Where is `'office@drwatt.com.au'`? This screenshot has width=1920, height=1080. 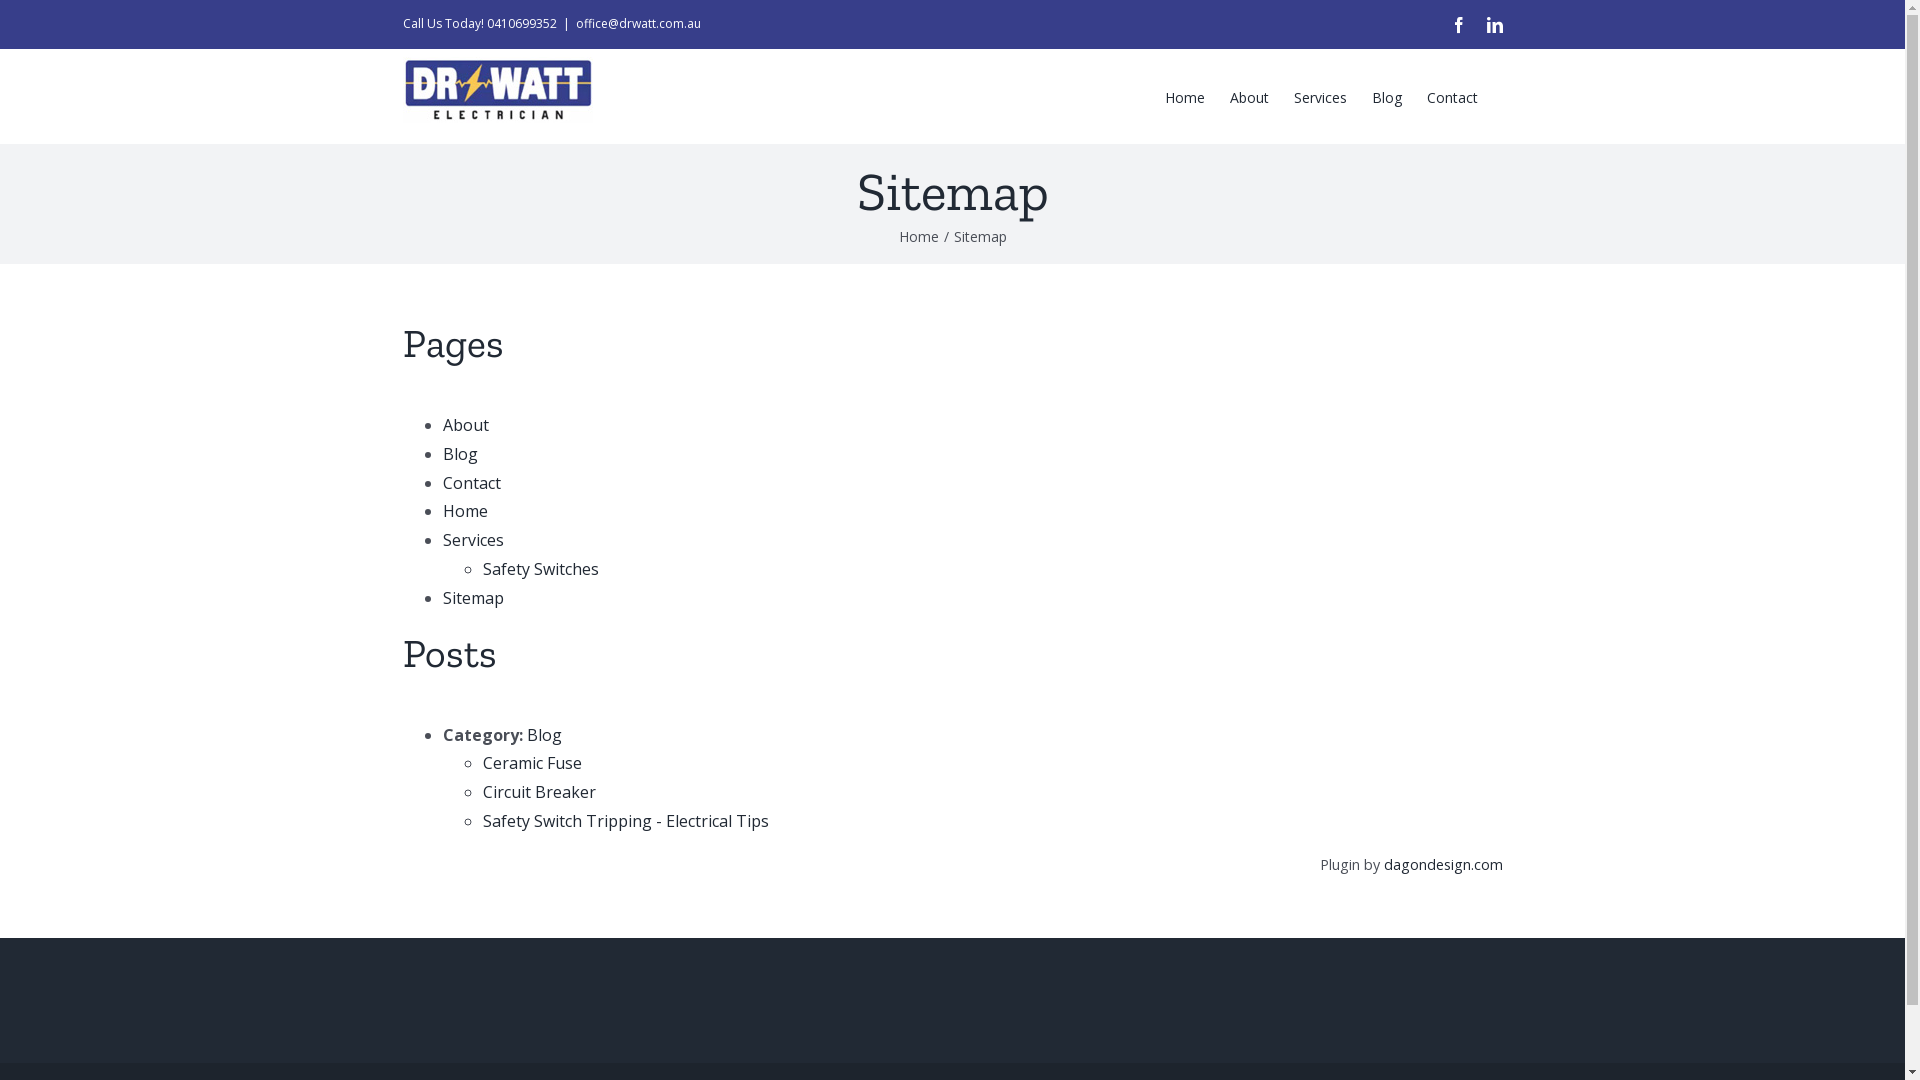
'office@drwatt.com.au' is located at coordinates (637, 23).